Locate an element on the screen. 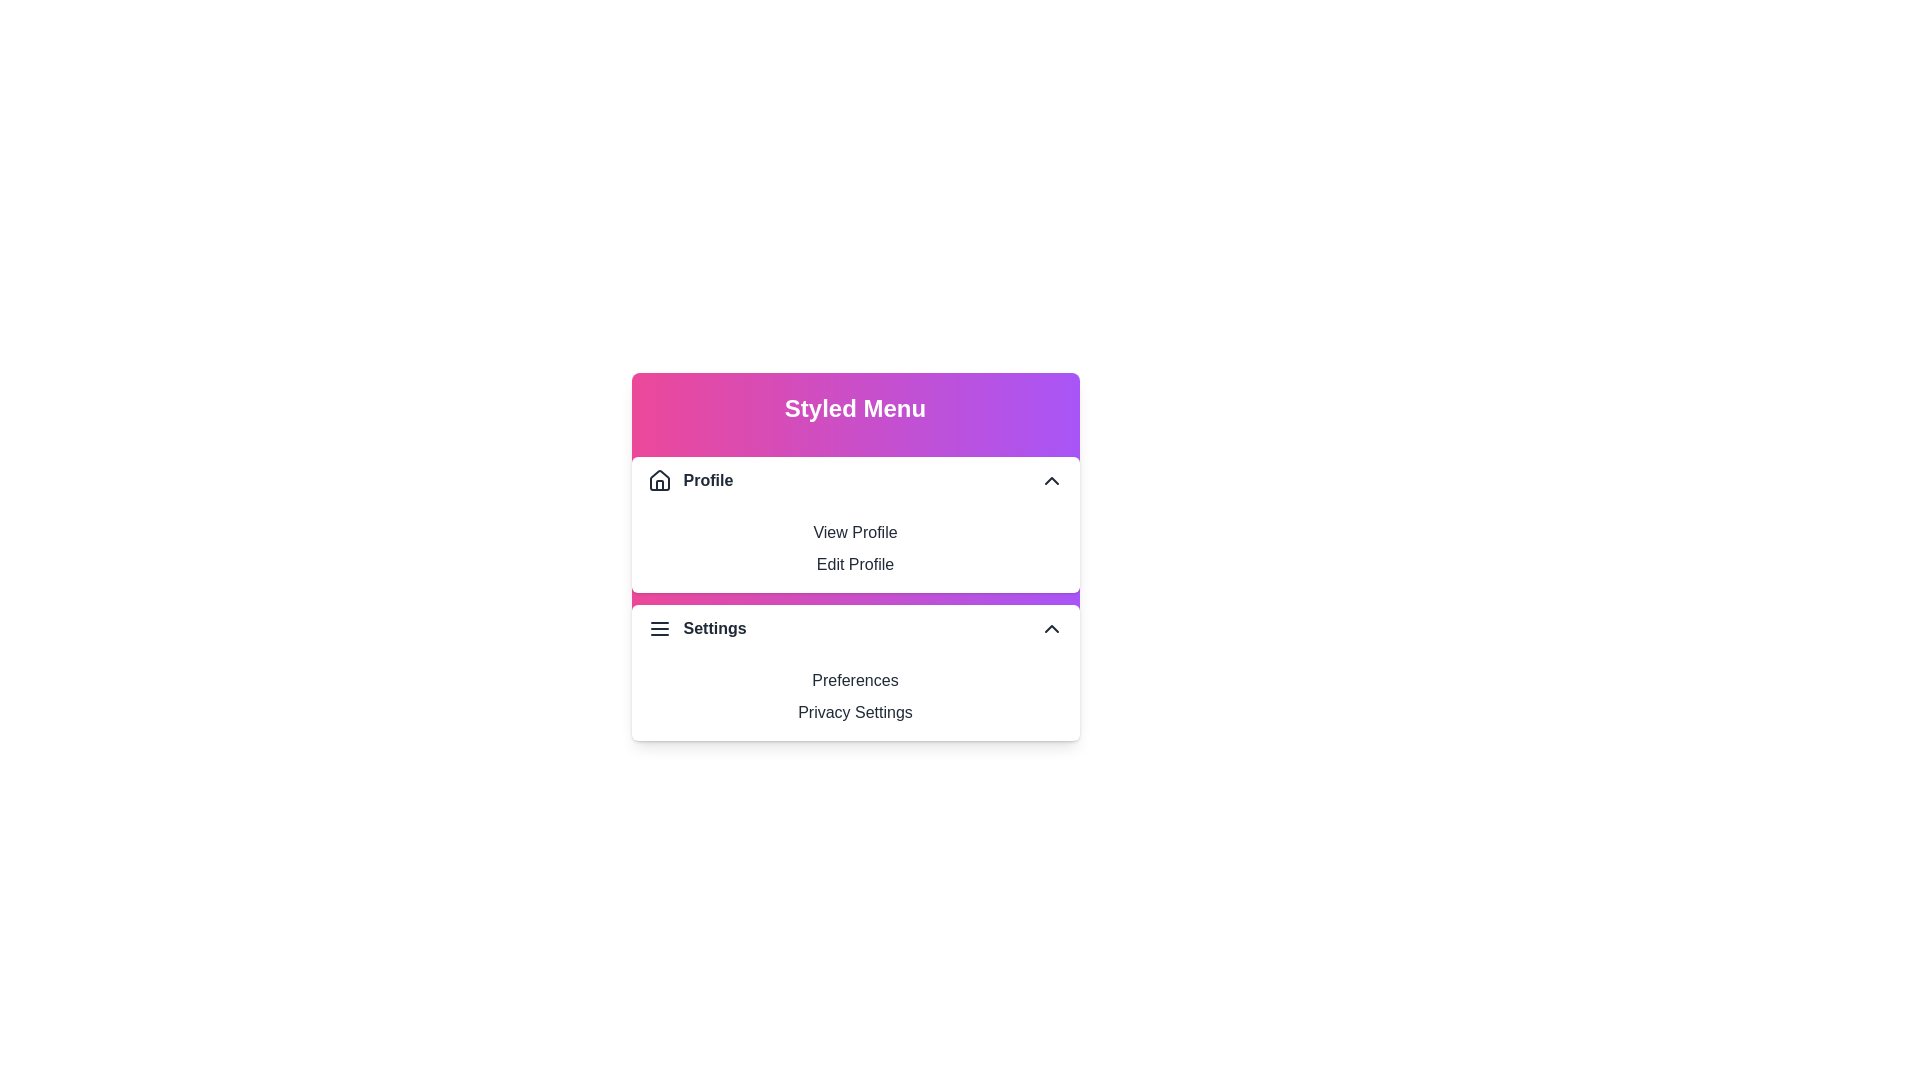  the menu option View Profile from the StyledMenu is located at coordinates (855, 531).